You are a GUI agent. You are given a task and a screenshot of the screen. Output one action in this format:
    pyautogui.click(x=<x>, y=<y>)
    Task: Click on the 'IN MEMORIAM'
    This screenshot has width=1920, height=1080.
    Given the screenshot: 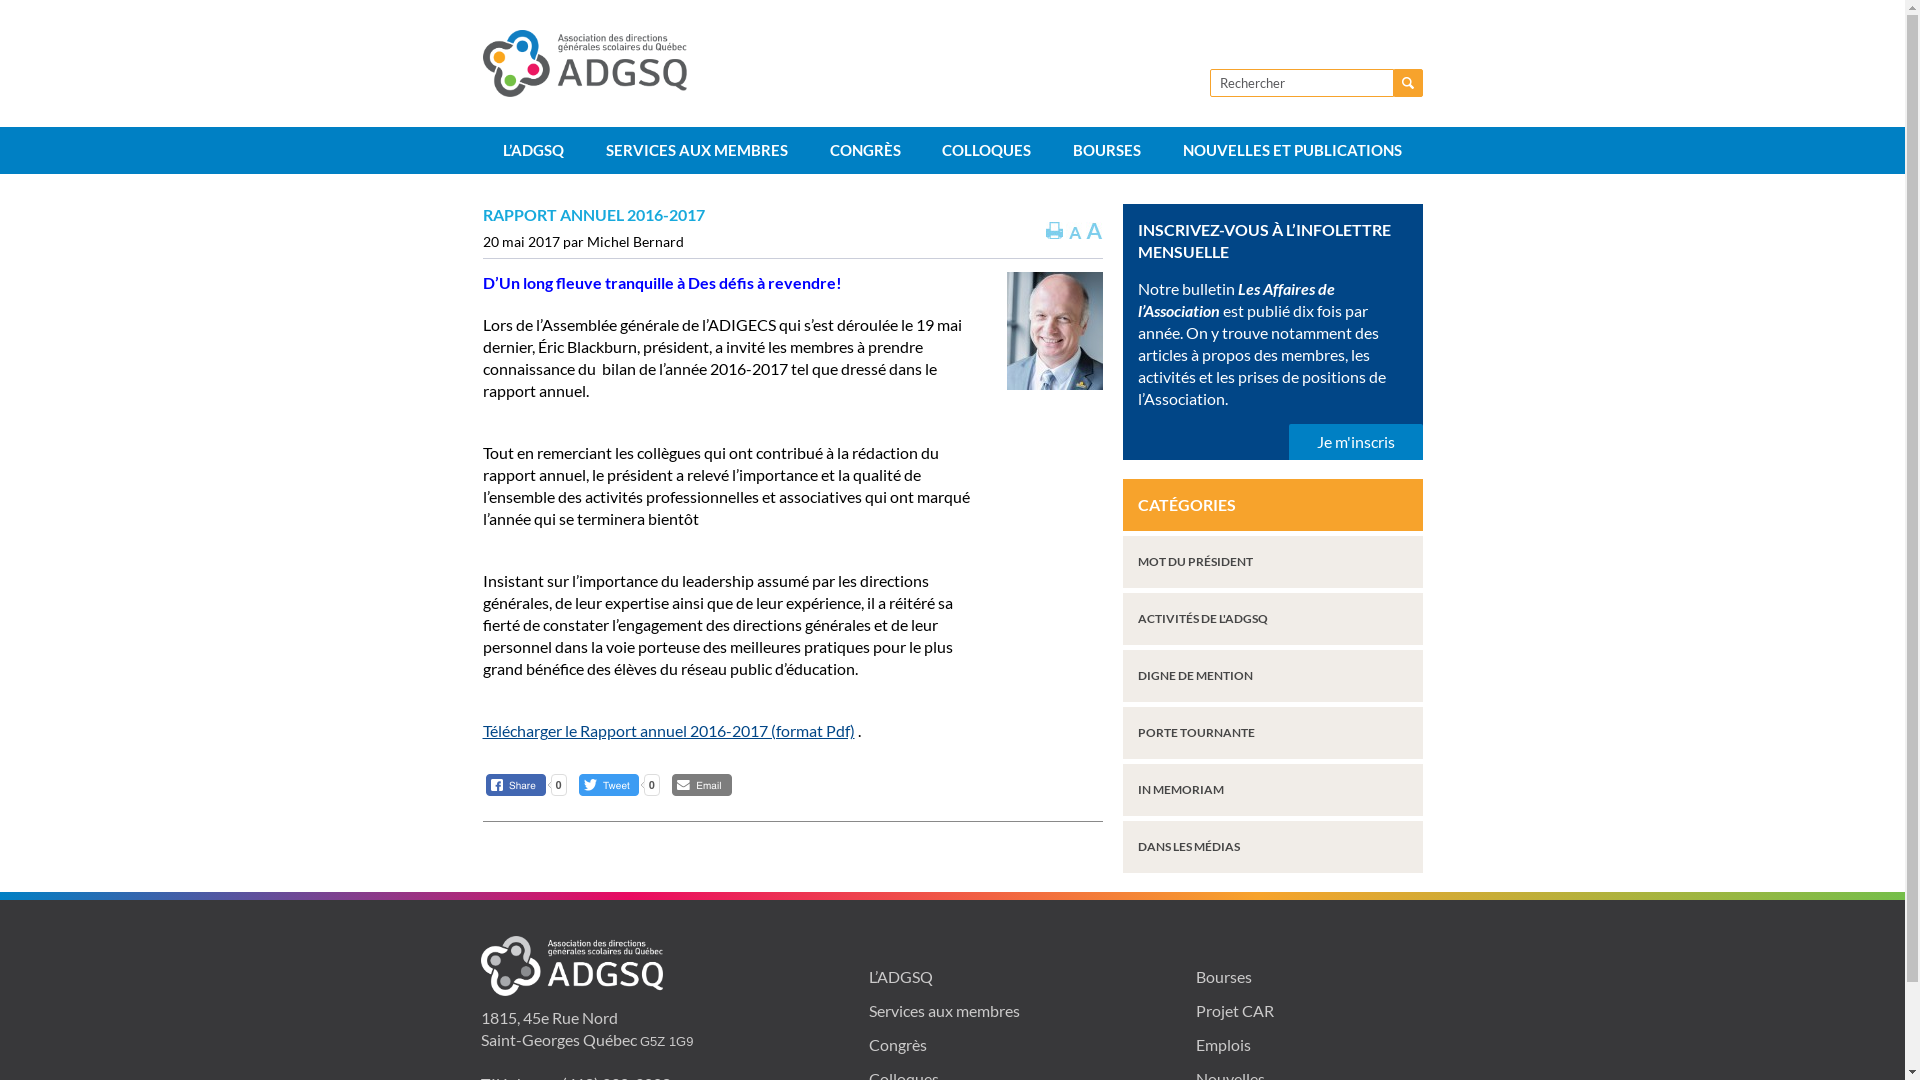 What is the action you would take?
    pyautogui.click(x=1271, y=789)
    